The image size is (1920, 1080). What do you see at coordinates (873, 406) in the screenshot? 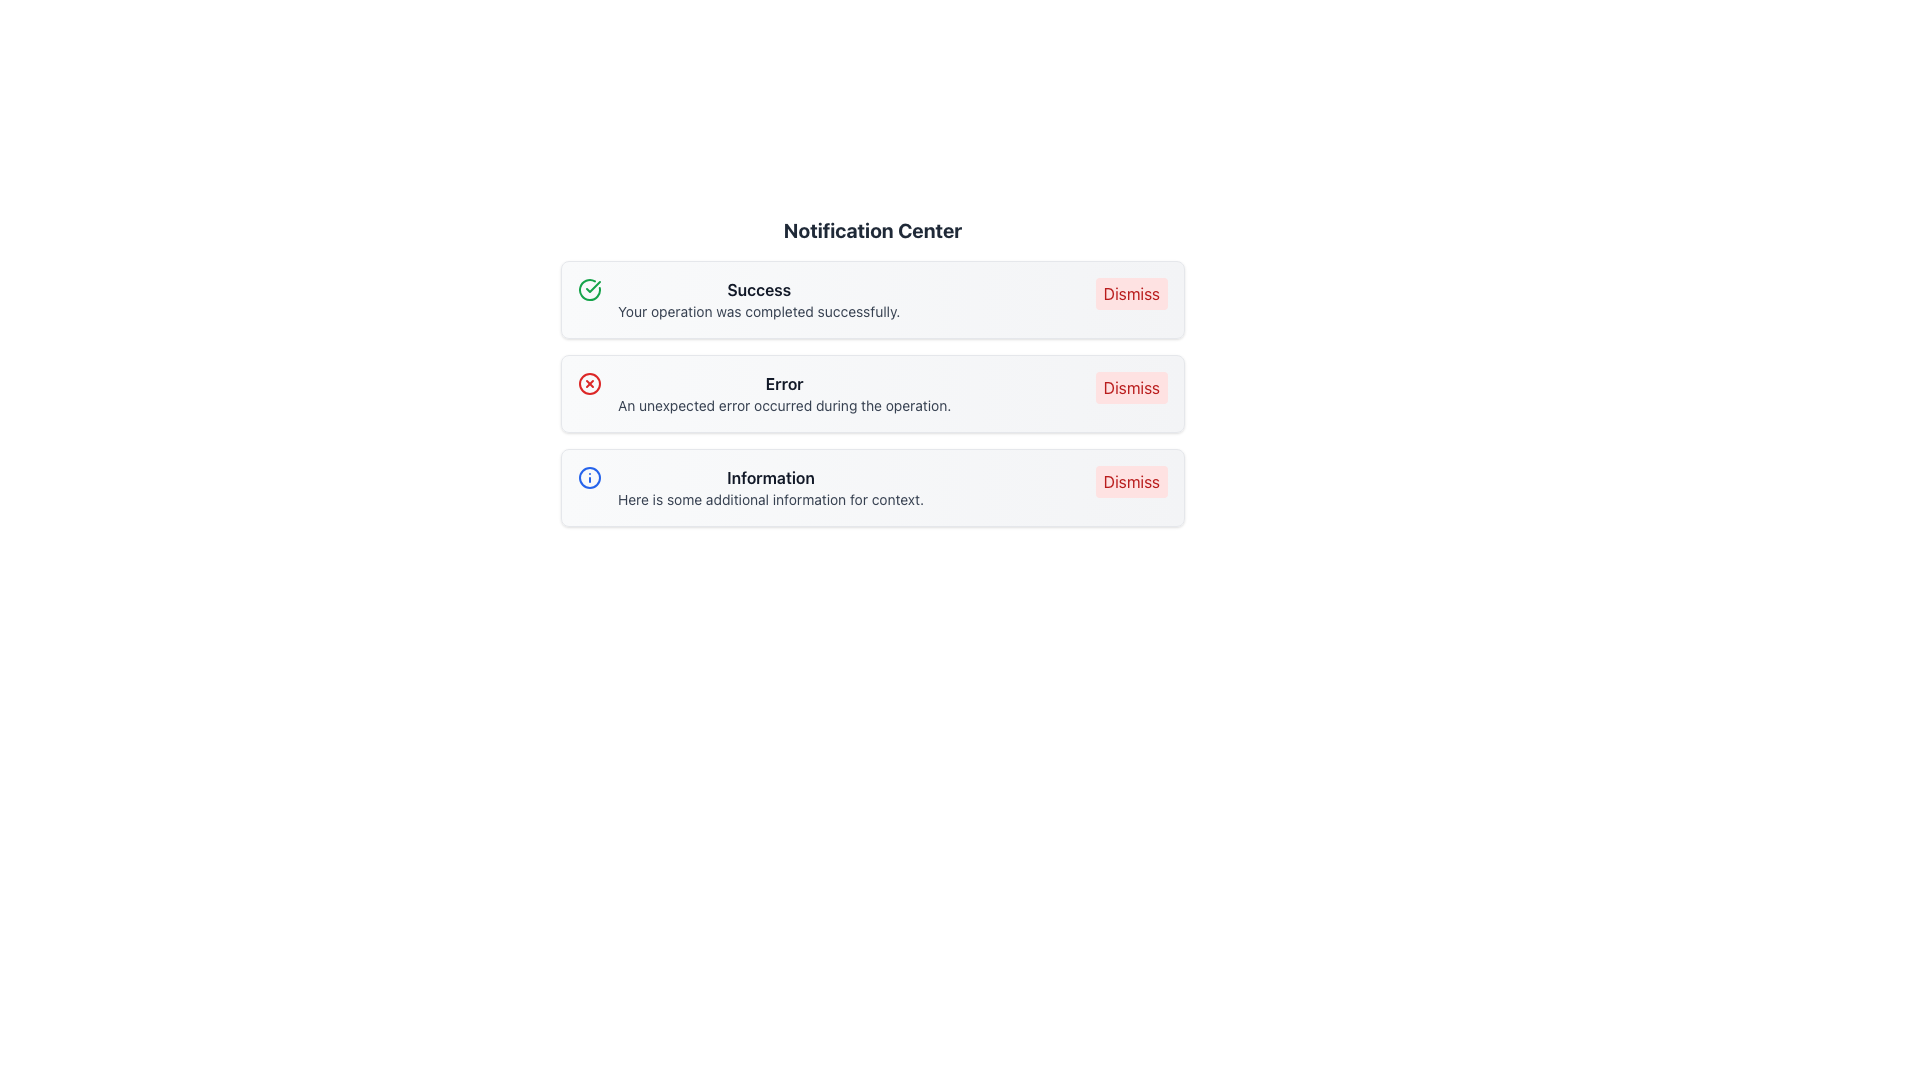
I see `notification message from the central Modal dialog that presents categorized messages to the user` at bounding box center [873, 406].